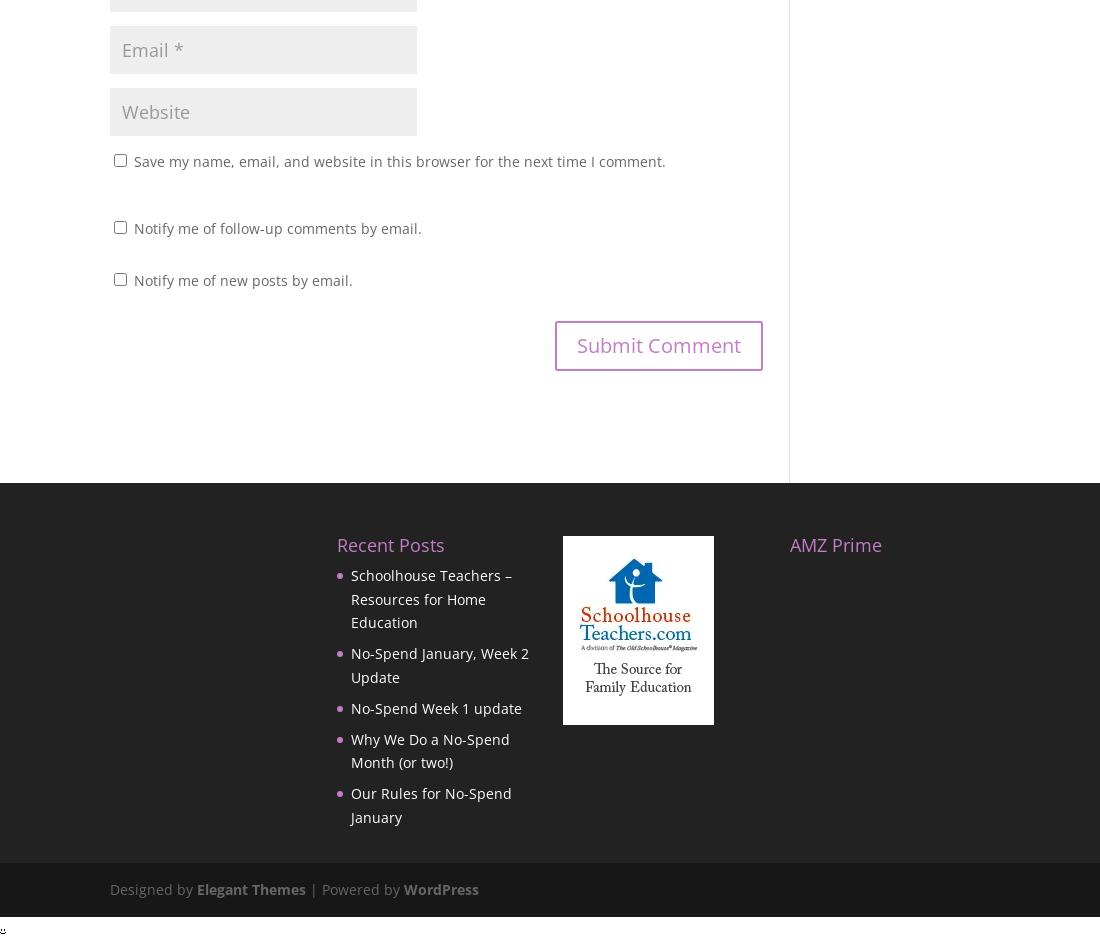  I want to click on 'Notify me of new posts by email.', so click(243, 280).